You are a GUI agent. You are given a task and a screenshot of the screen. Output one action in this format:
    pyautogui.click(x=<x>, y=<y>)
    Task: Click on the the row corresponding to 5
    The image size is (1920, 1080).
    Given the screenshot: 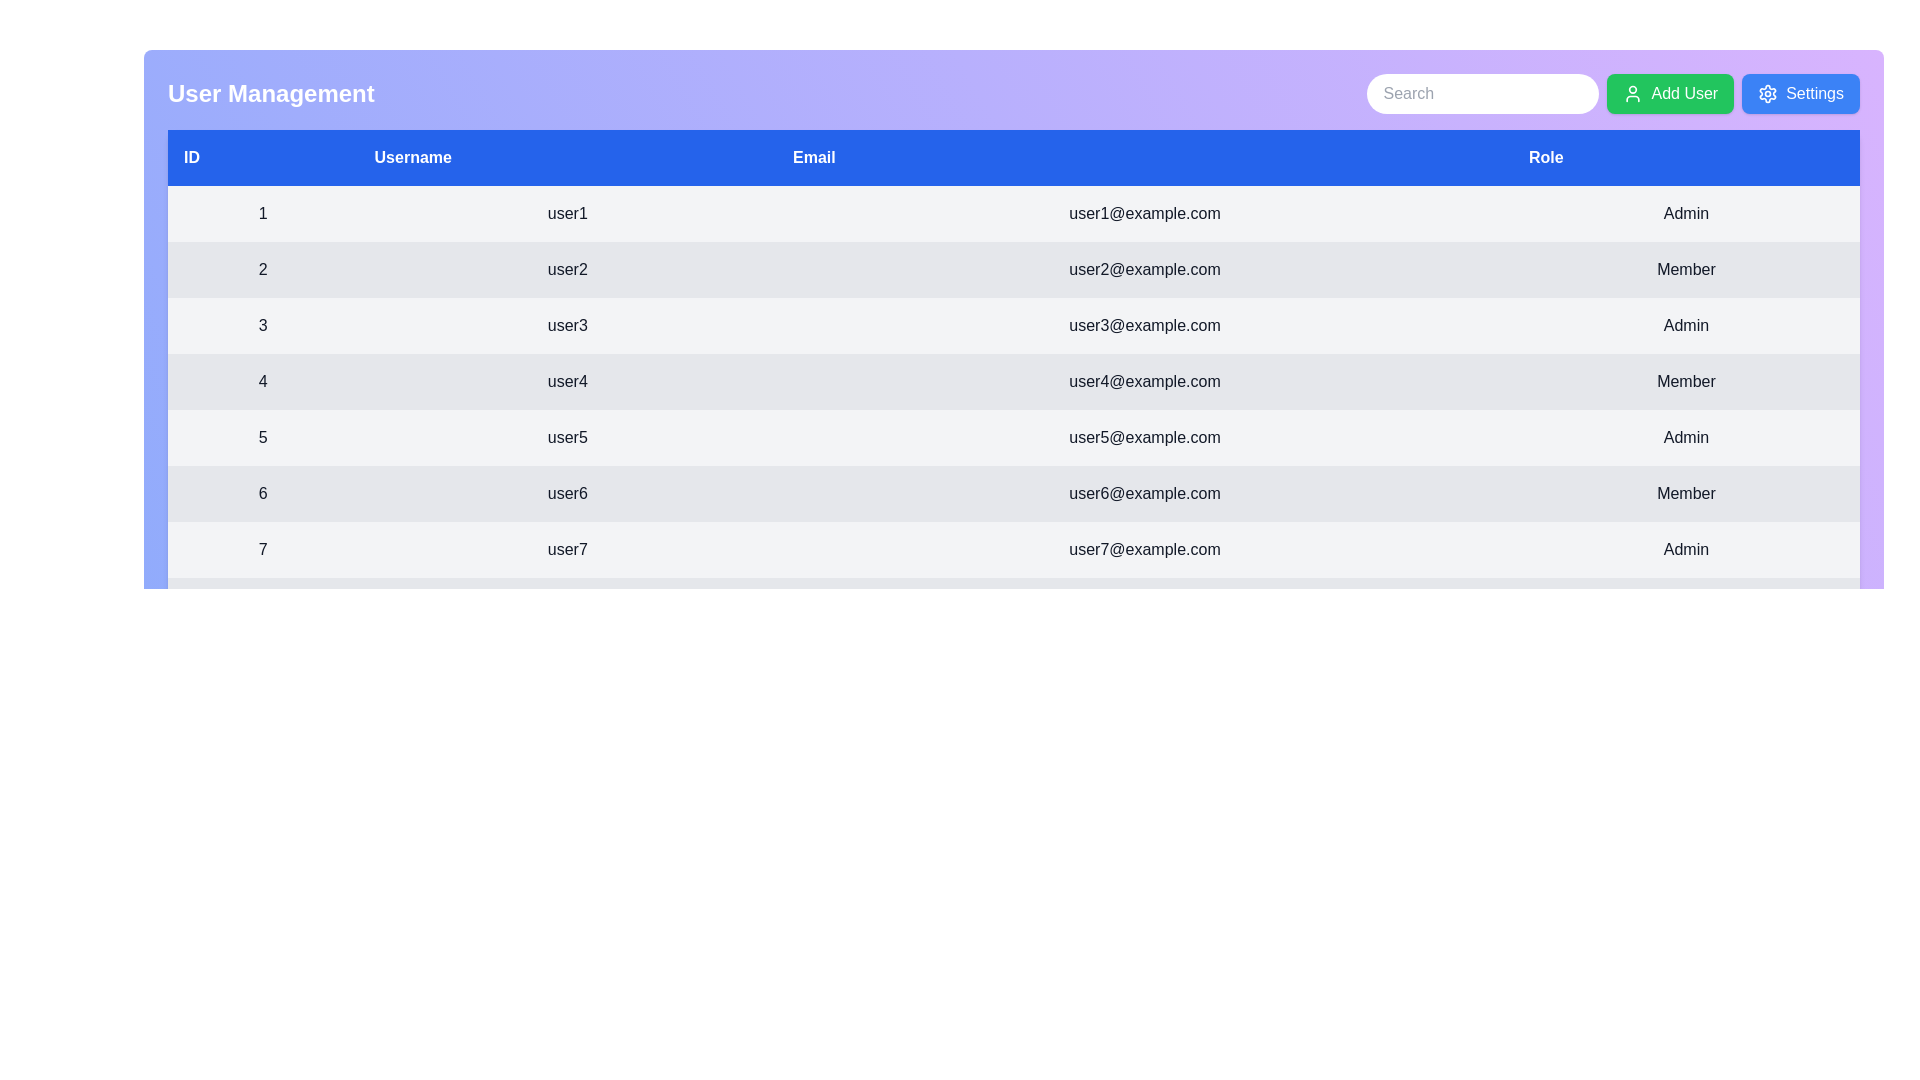 What is the action you would take?
    pyautogui.click(x=1013, y=437)
    